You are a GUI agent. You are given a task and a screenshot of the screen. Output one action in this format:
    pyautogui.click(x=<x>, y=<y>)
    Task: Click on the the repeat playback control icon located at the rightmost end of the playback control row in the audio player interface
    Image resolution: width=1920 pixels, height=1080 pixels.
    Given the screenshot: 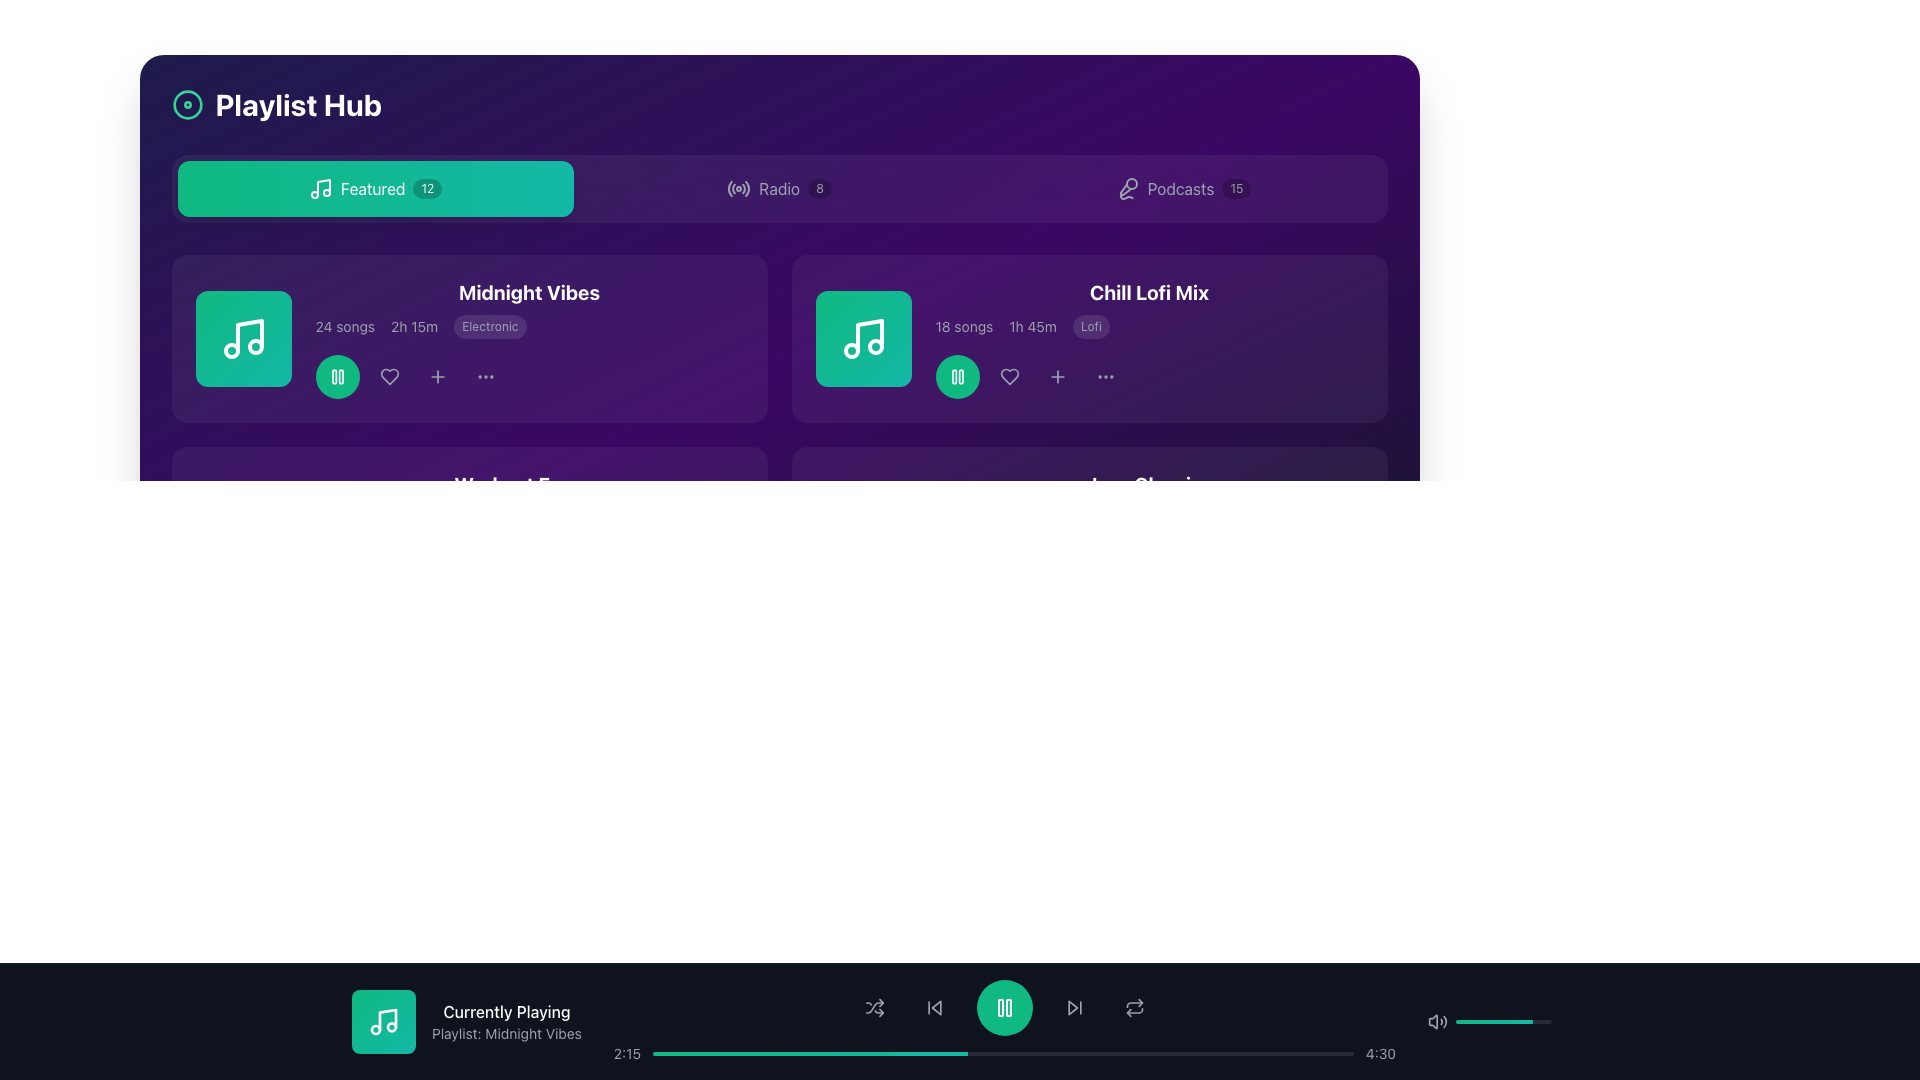 What is the action you would take?
    pyautogui.click(x=1133, y=1010)
    